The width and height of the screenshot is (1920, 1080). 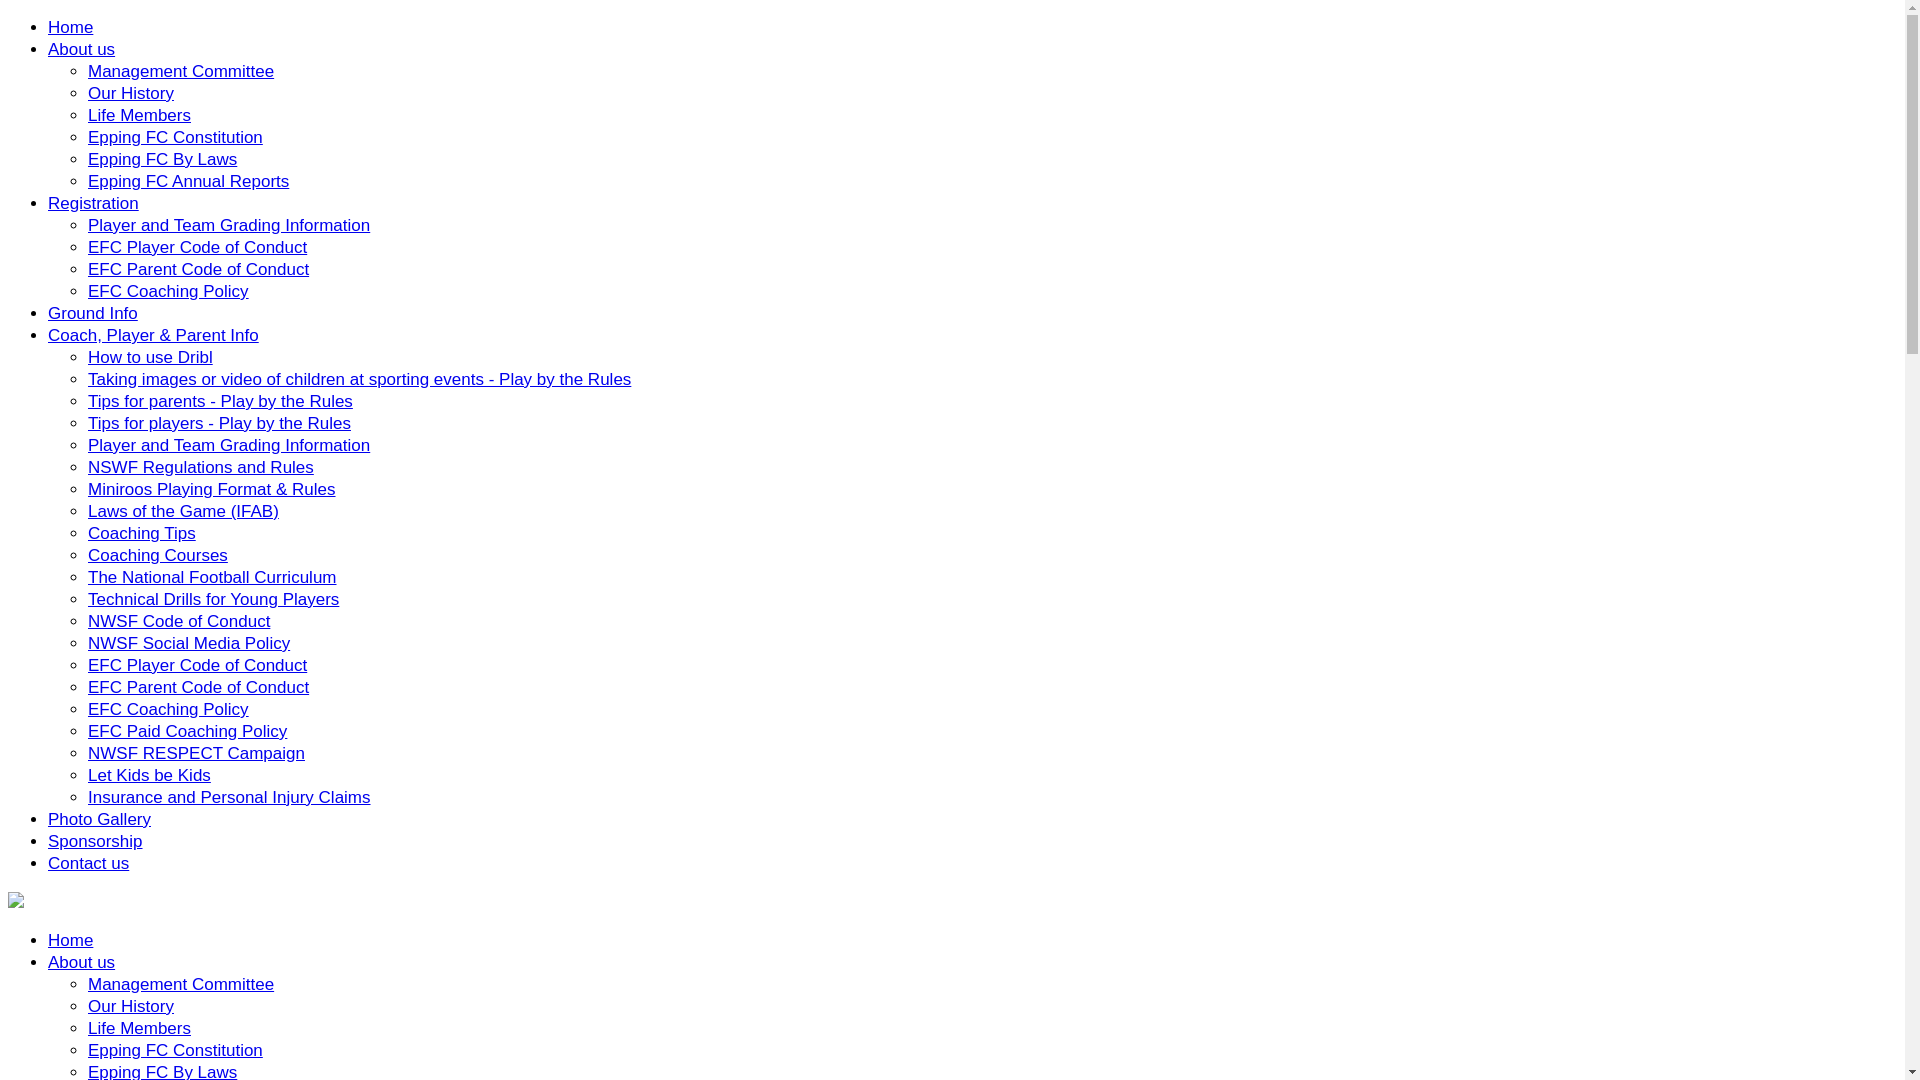 What do you see at coordinates (70, 27) in the screenshot?
I see `'Home'` at bounding box center [70, 27].